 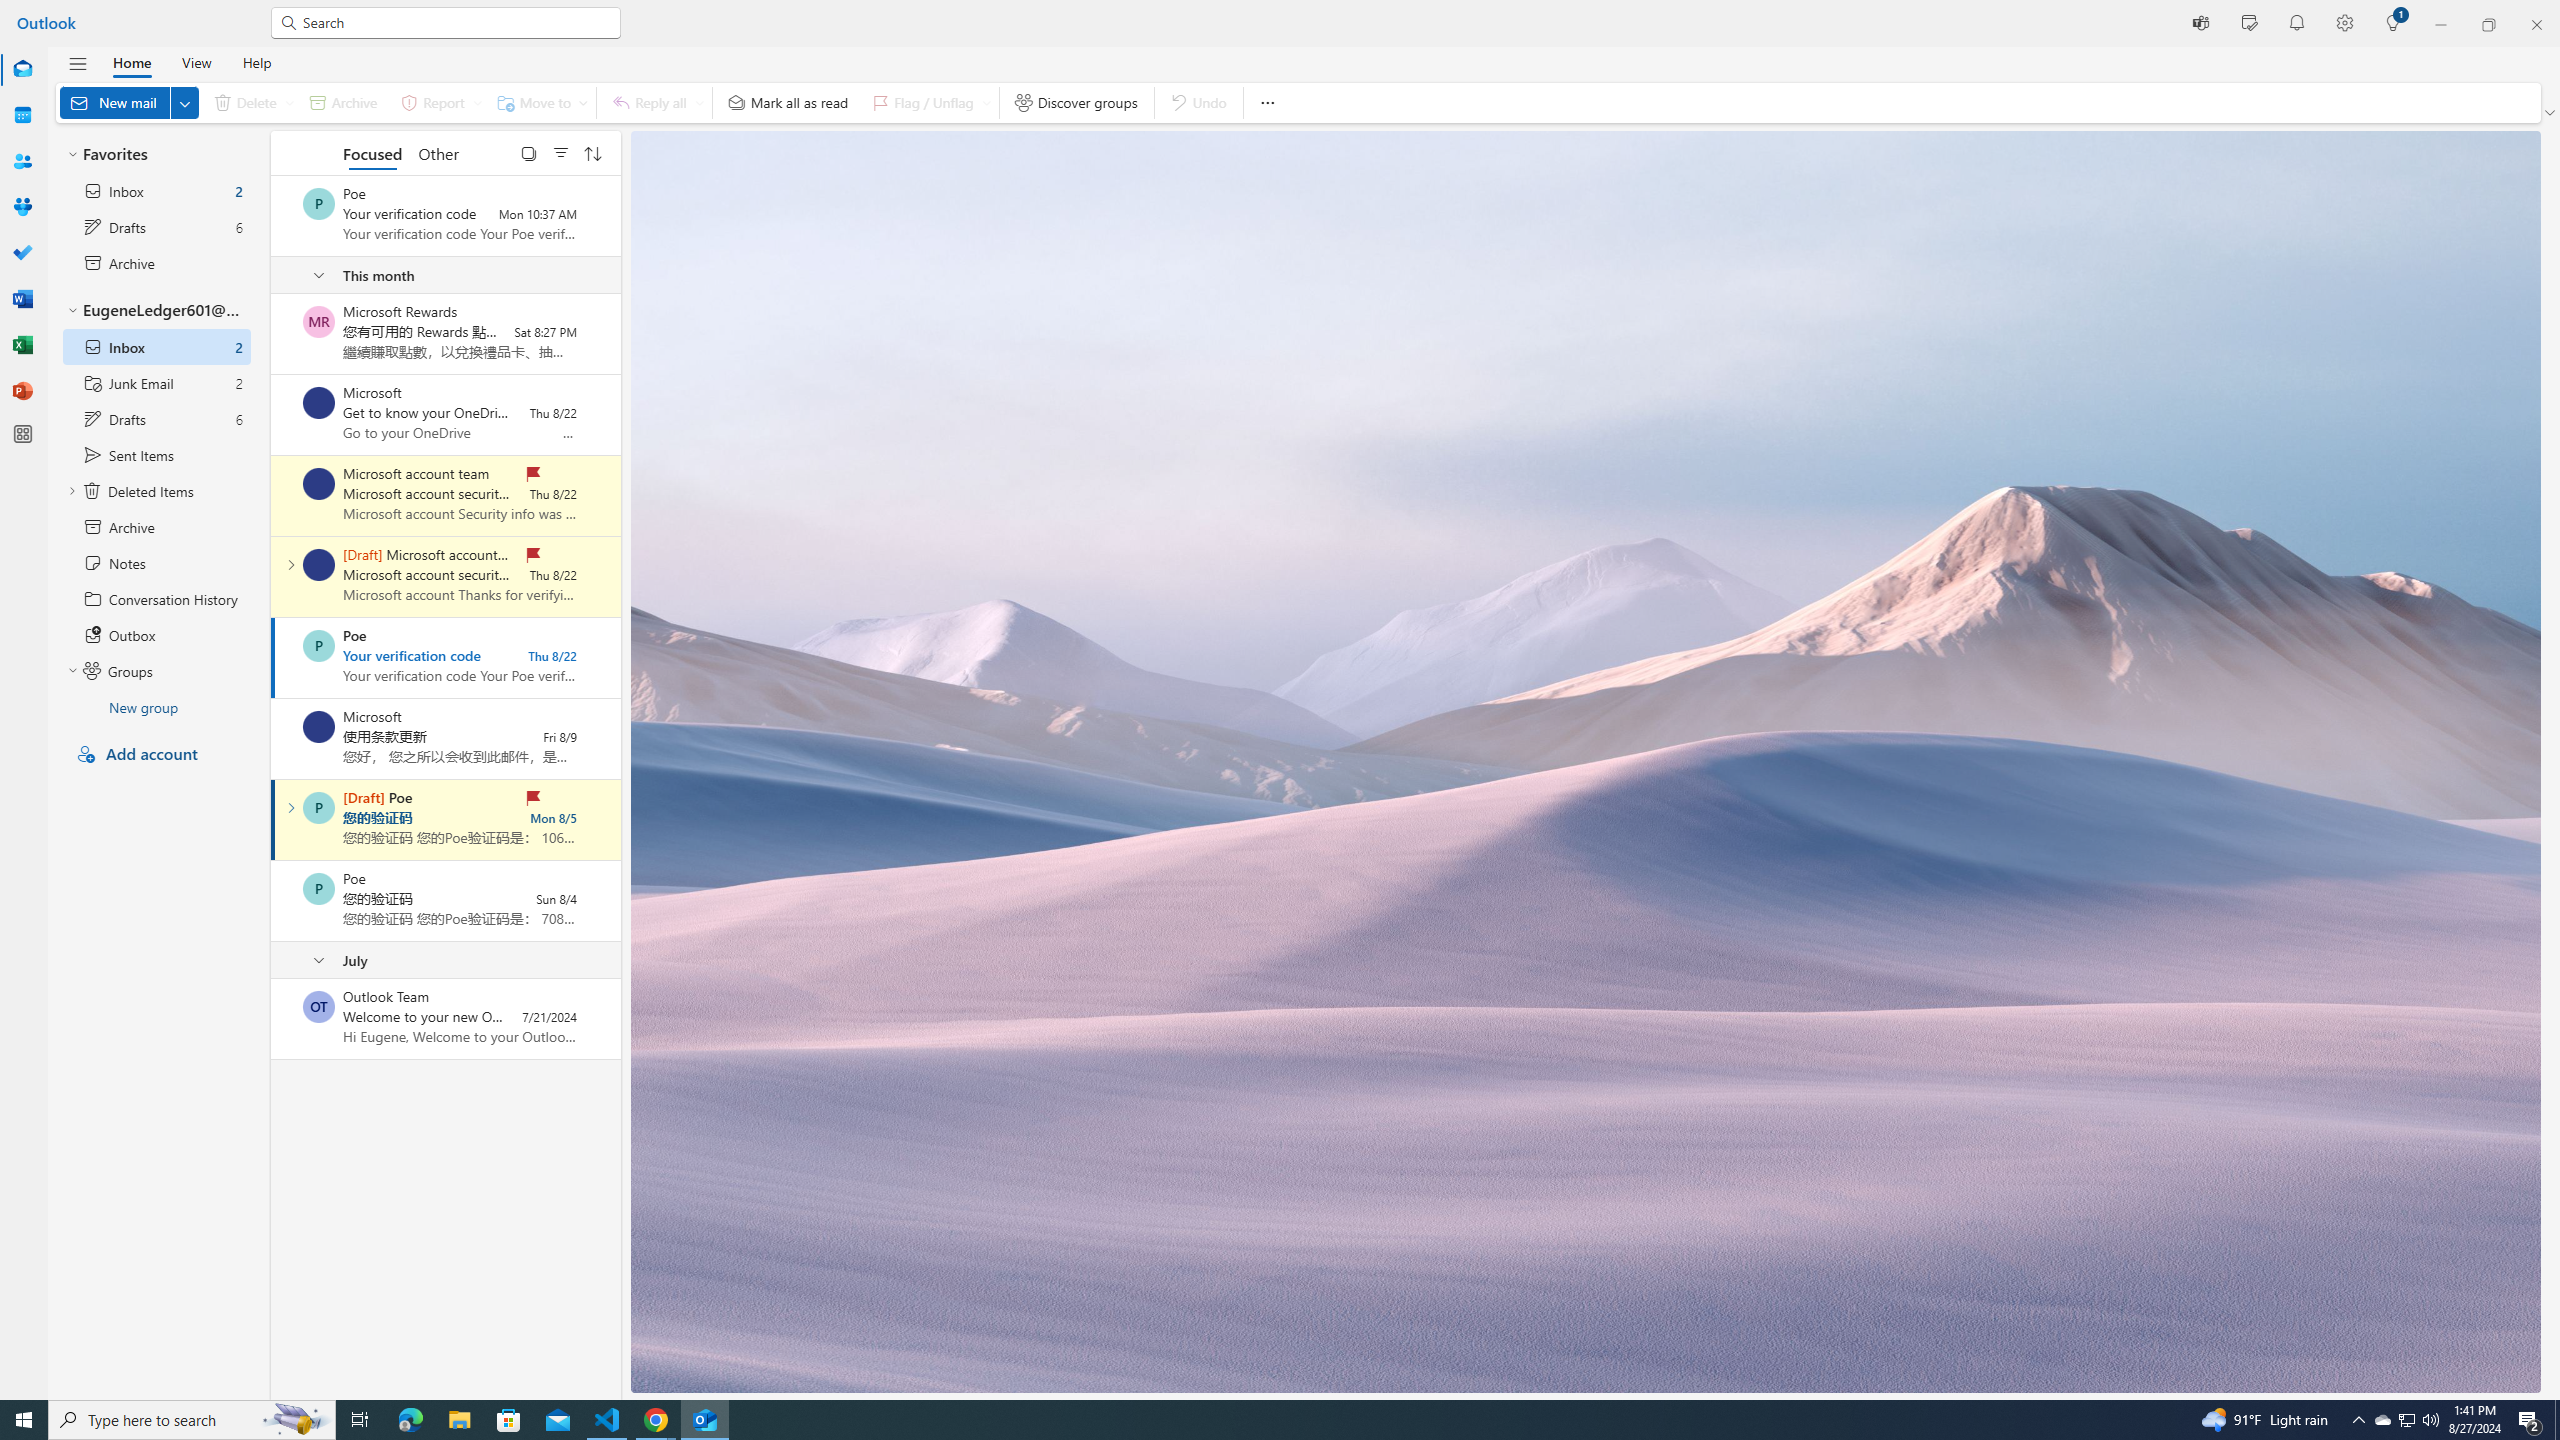 I want to click on 'Expand to see more report options', so click(x=476, y=102).